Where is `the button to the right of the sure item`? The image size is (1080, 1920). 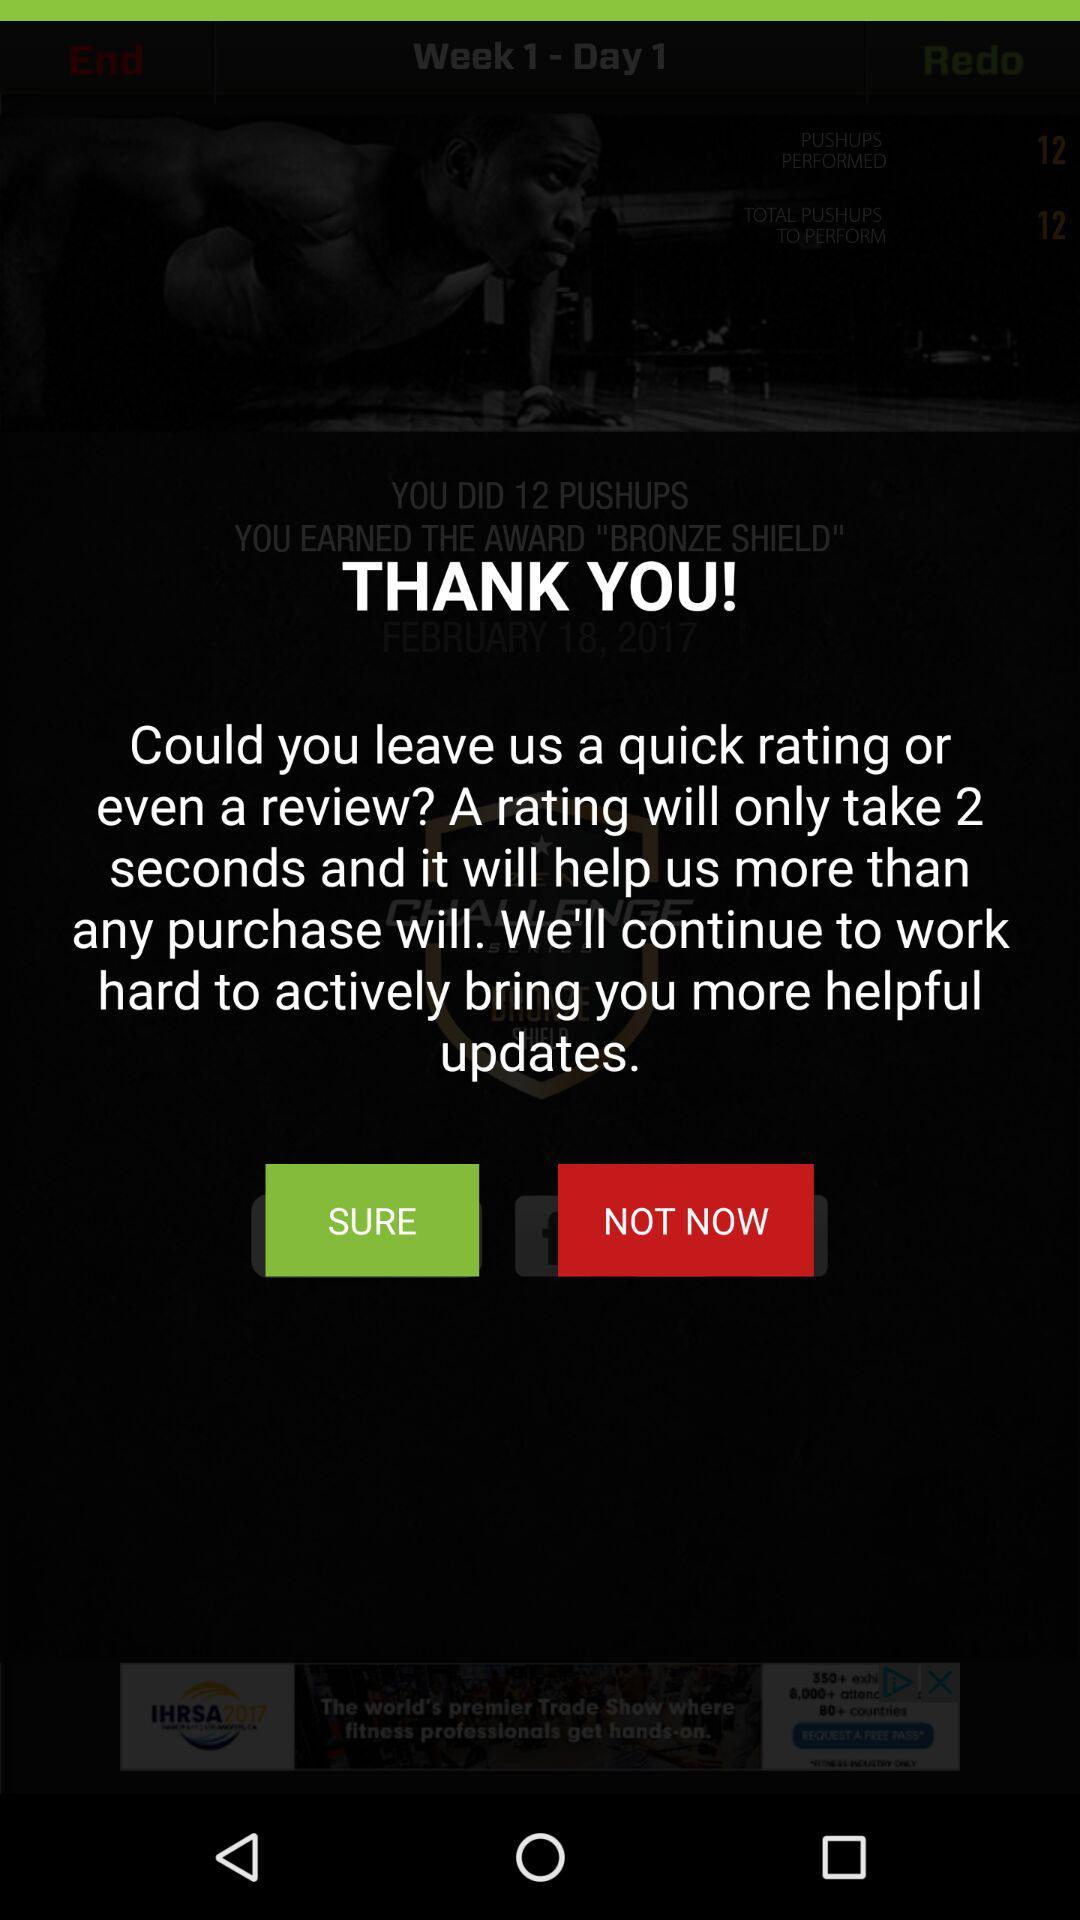
the button to the right of the sure item is located at coordinates (684, 1219).